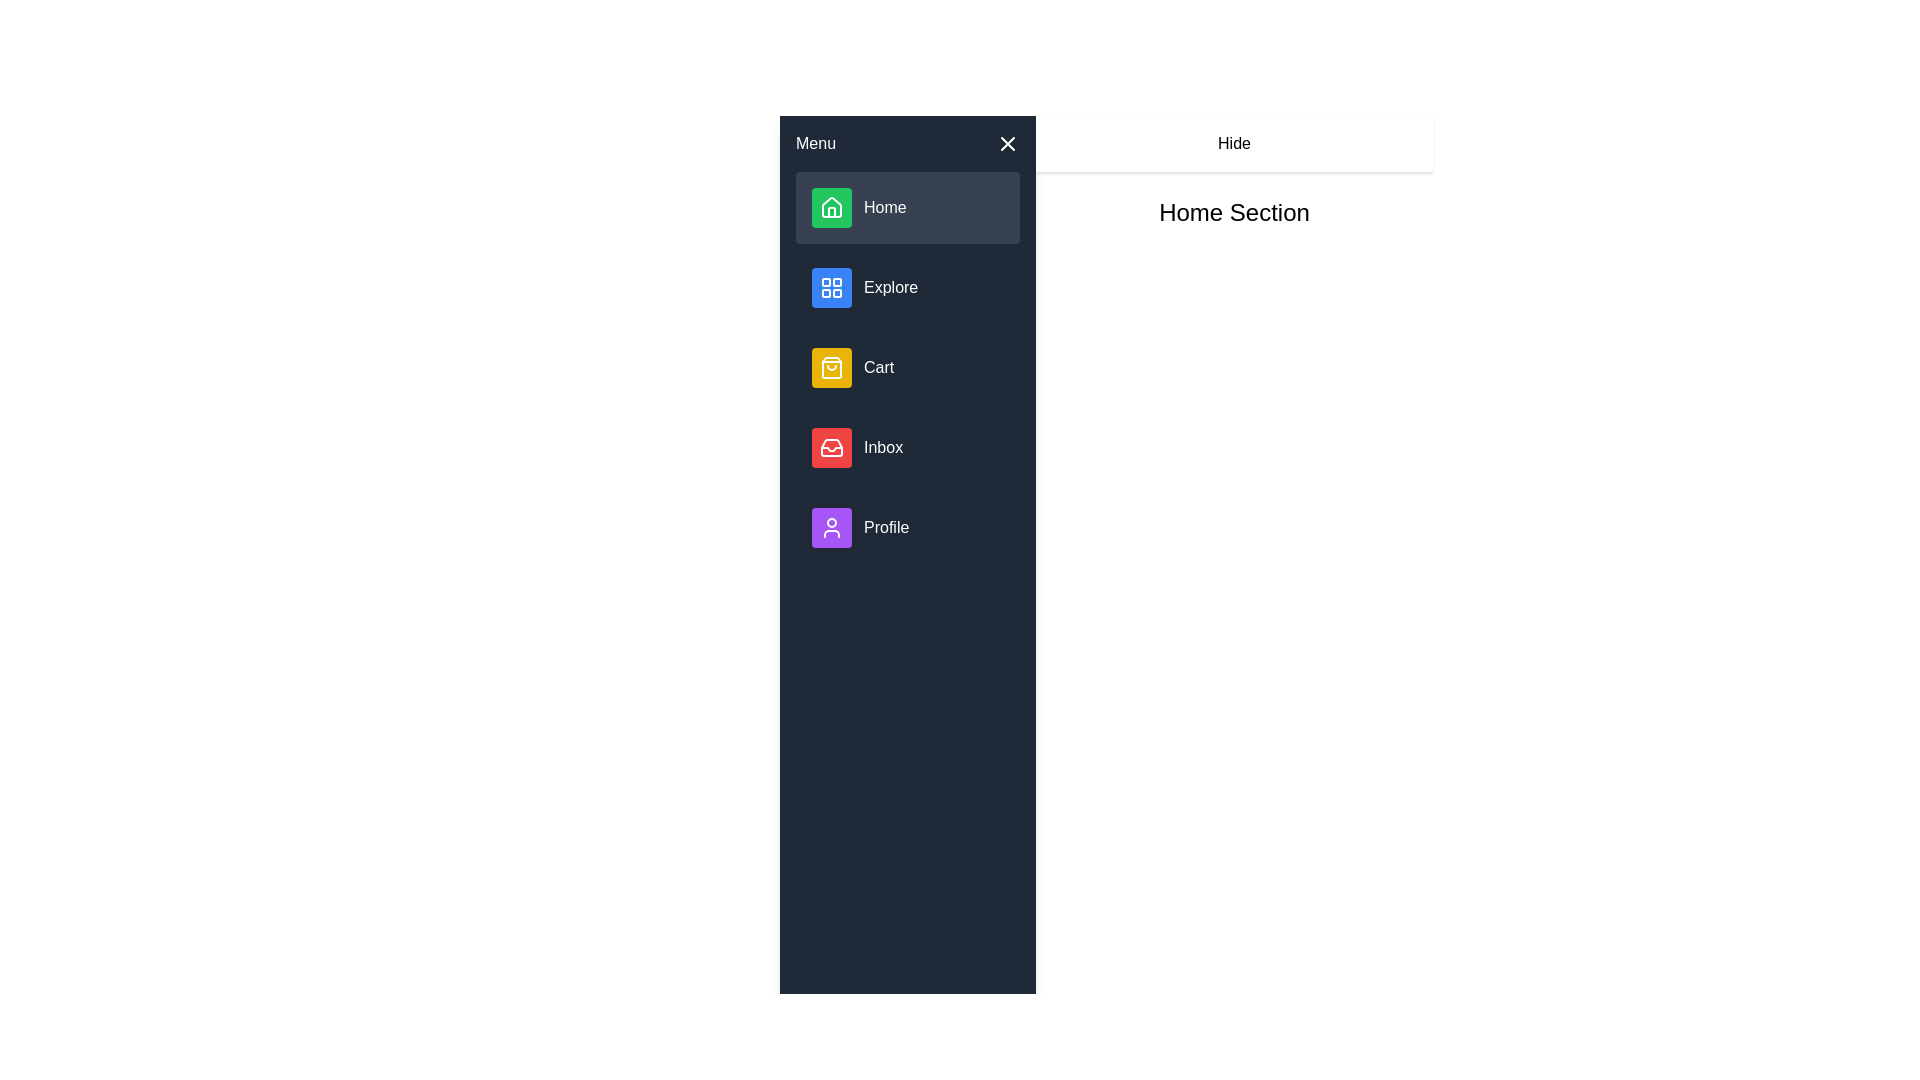 This screenshot has height=1080, width=1920. What do you see at coordinates (882, 446) in the screenshot?
I see `text label indicating the 'Inbox' section, which is located to the right of the red inbox icon in the vertical menu panel` at bounding box center [882, 446].